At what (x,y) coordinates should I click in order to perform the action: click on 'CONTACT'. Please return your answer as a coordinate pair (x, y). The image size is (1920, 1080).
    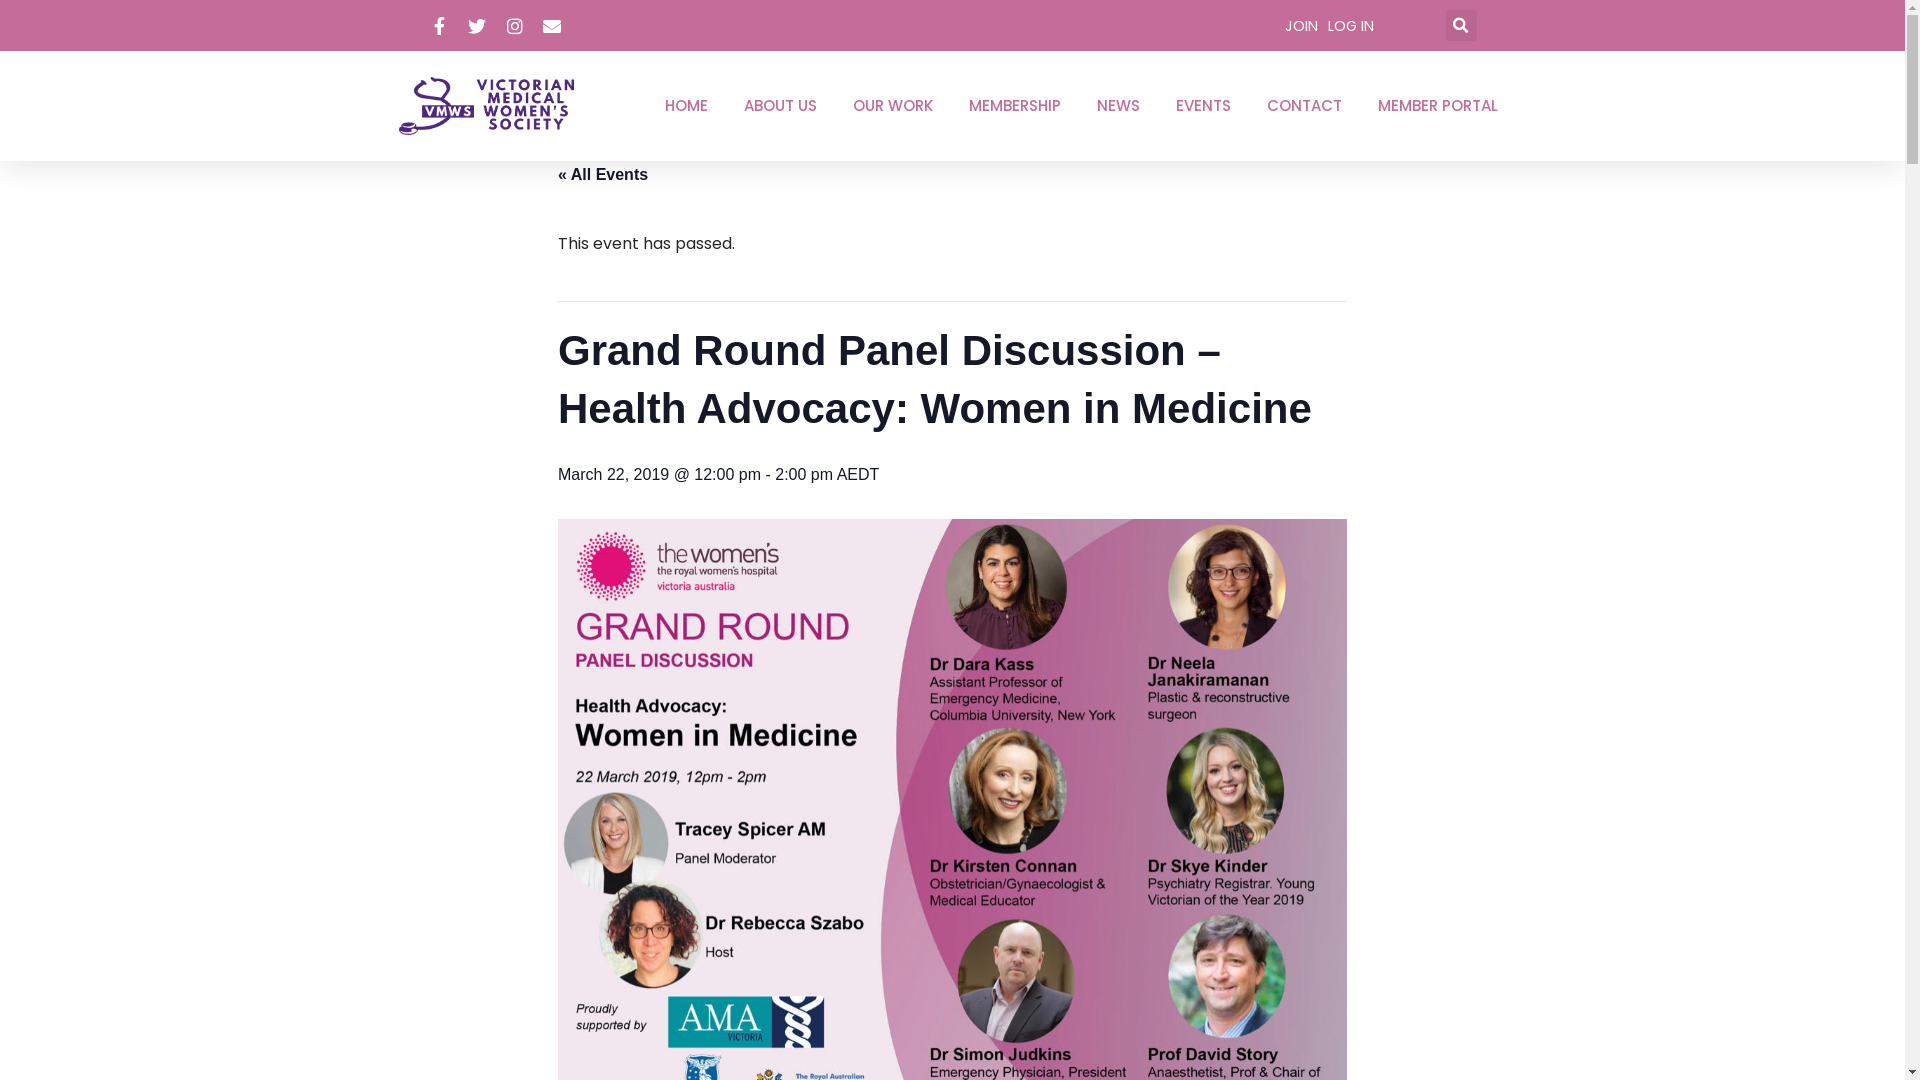
    Looking at the image, I should click on (1257, 105).